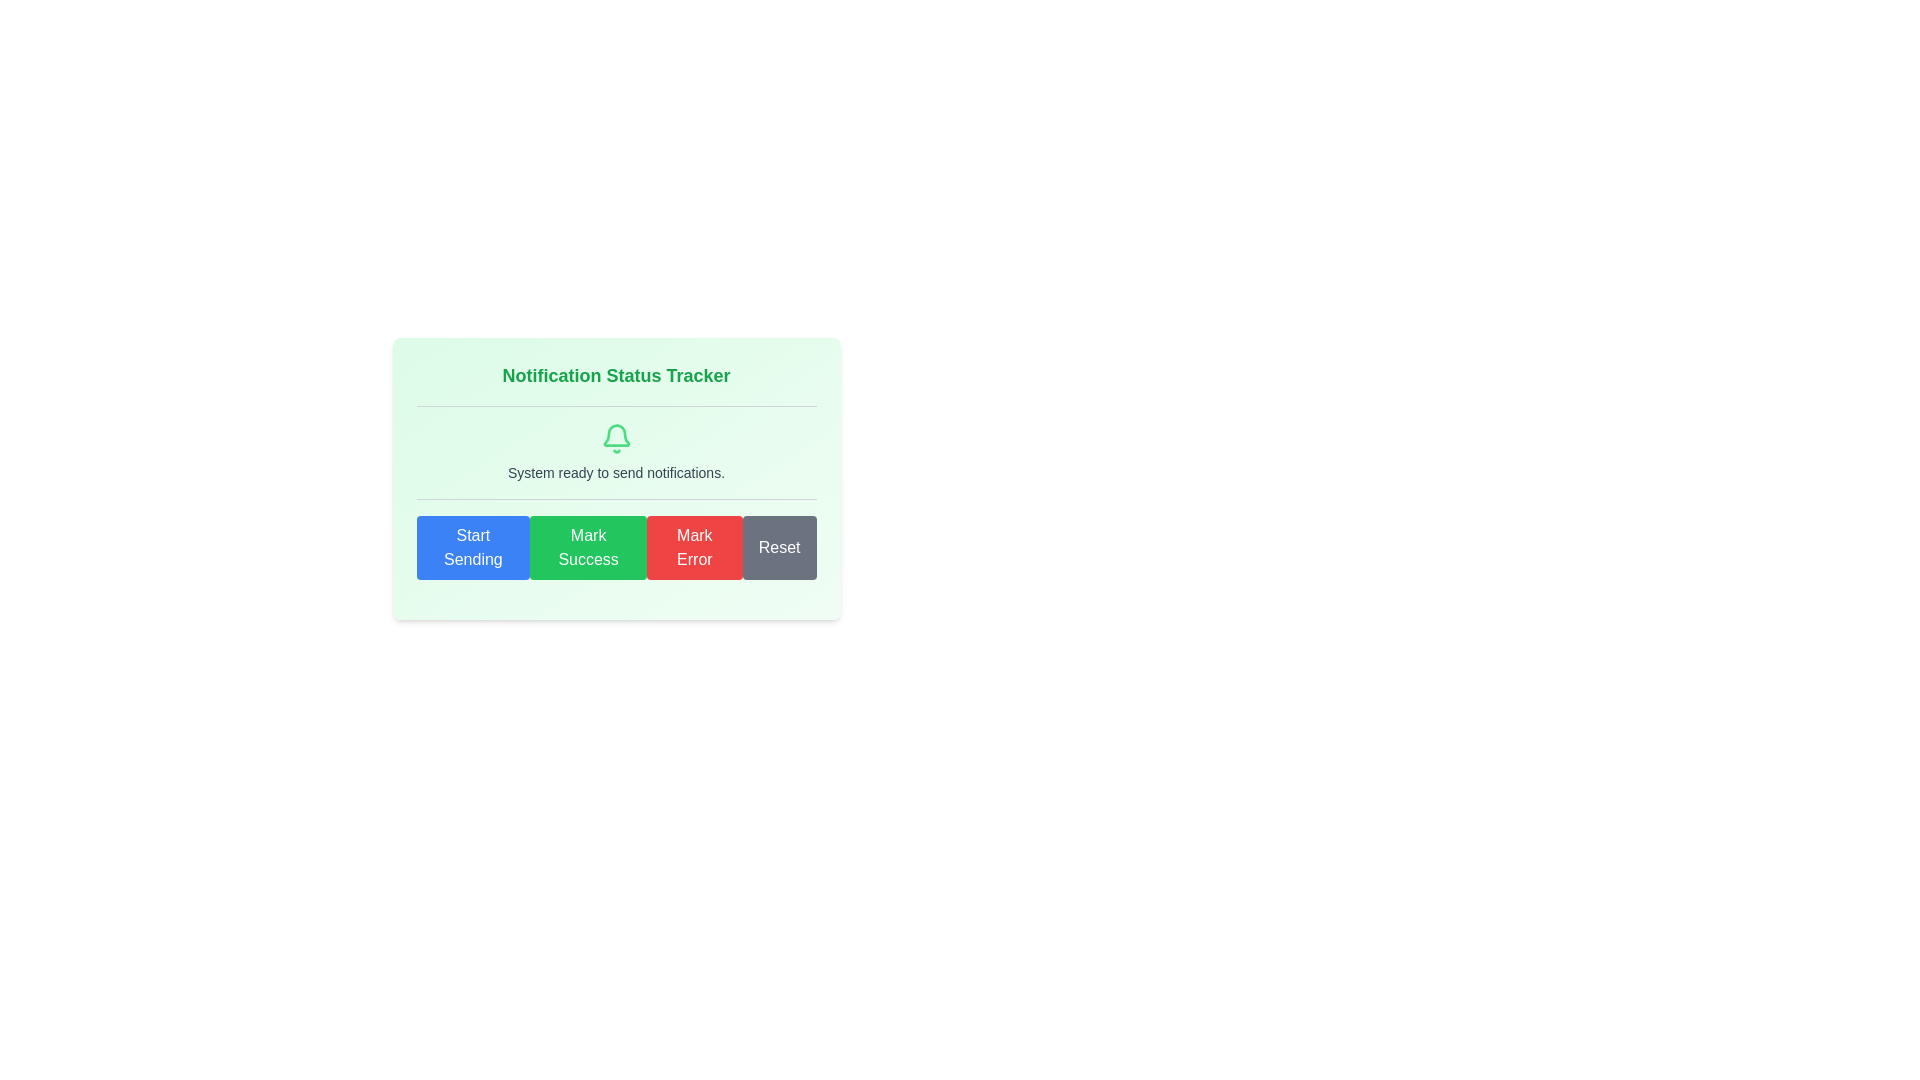 This screenshot has width=1920, height=1080. Describe the element at coordinates (615, 438) in the screenshot. I see `the notification status icon located centrally beneath the 'Notification Status Tracker' header` at that location.